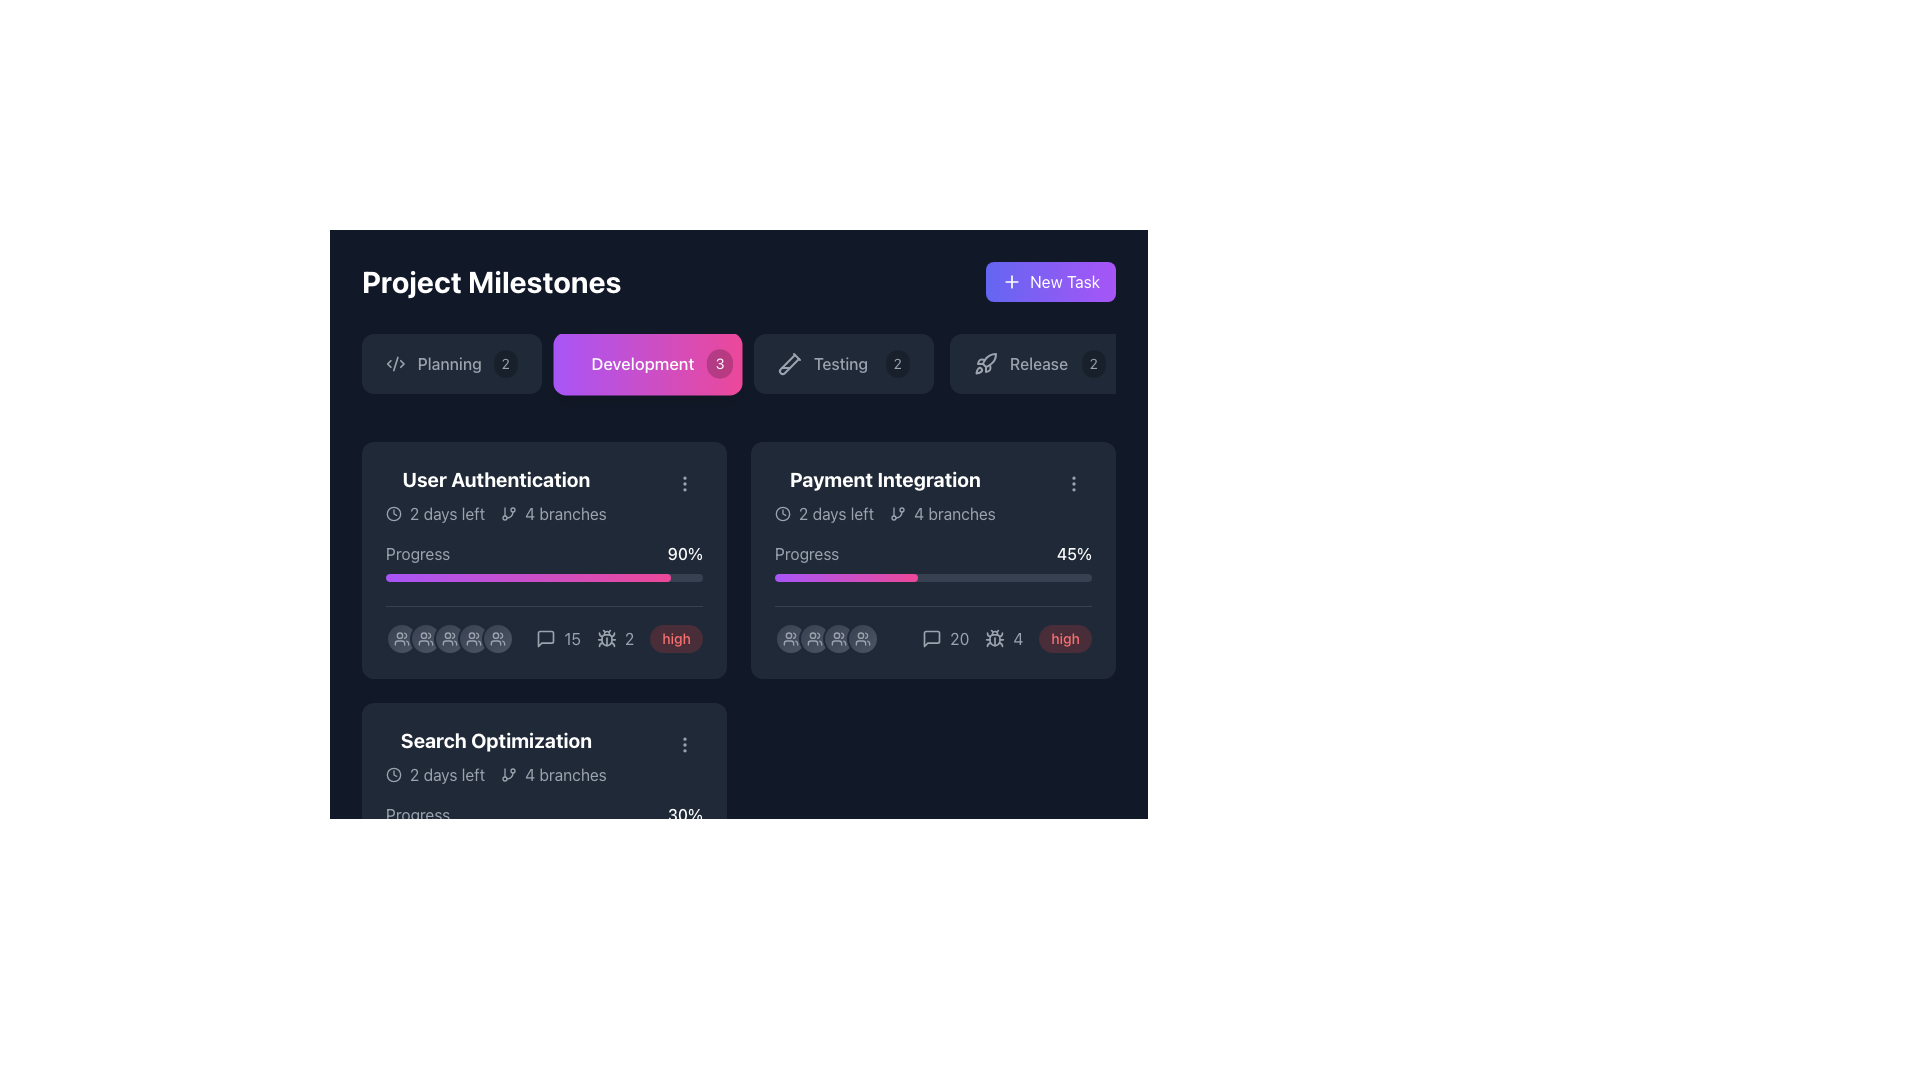 The width and height of the screenshot is (1920, 1080). Describe the element at coordinates (509, 774) in the screenshot. I see `the branching system icon located to the left of the '4 branches' text within the 'User Authentication' card` at that location.